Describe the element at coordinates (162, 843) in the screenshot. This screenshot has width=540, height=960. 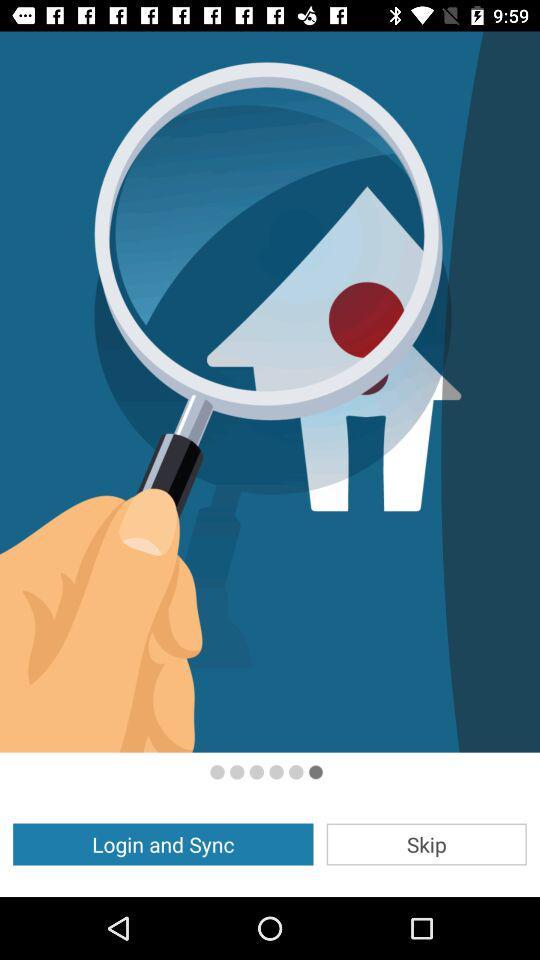
I see `the login and sync icon` at that location.